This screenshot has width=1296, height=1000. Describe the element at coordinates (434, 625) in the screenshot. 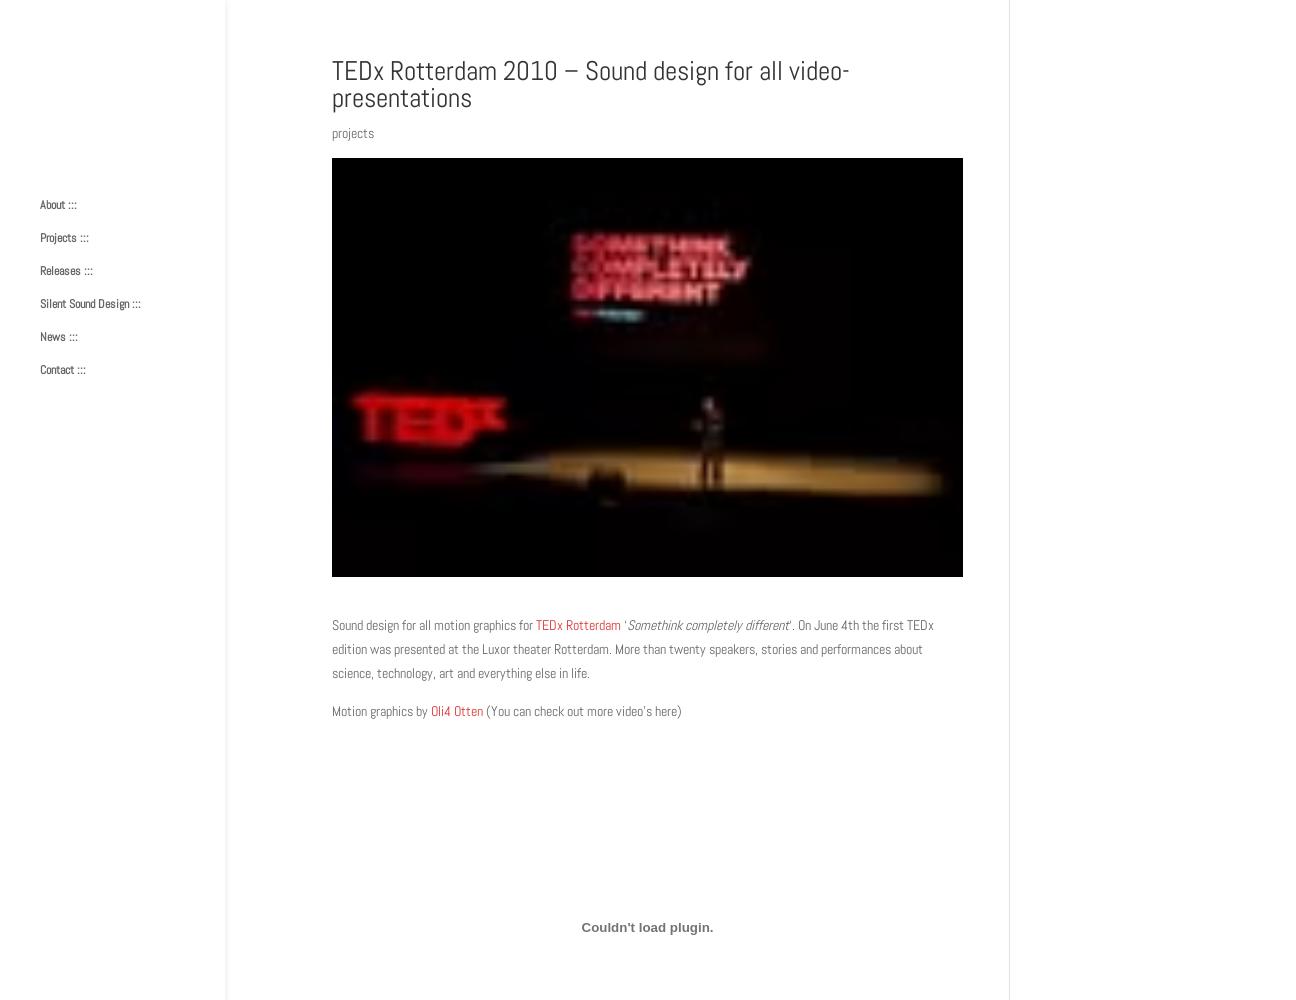

I see `'Sound design for all motion graphics for'` at that location.